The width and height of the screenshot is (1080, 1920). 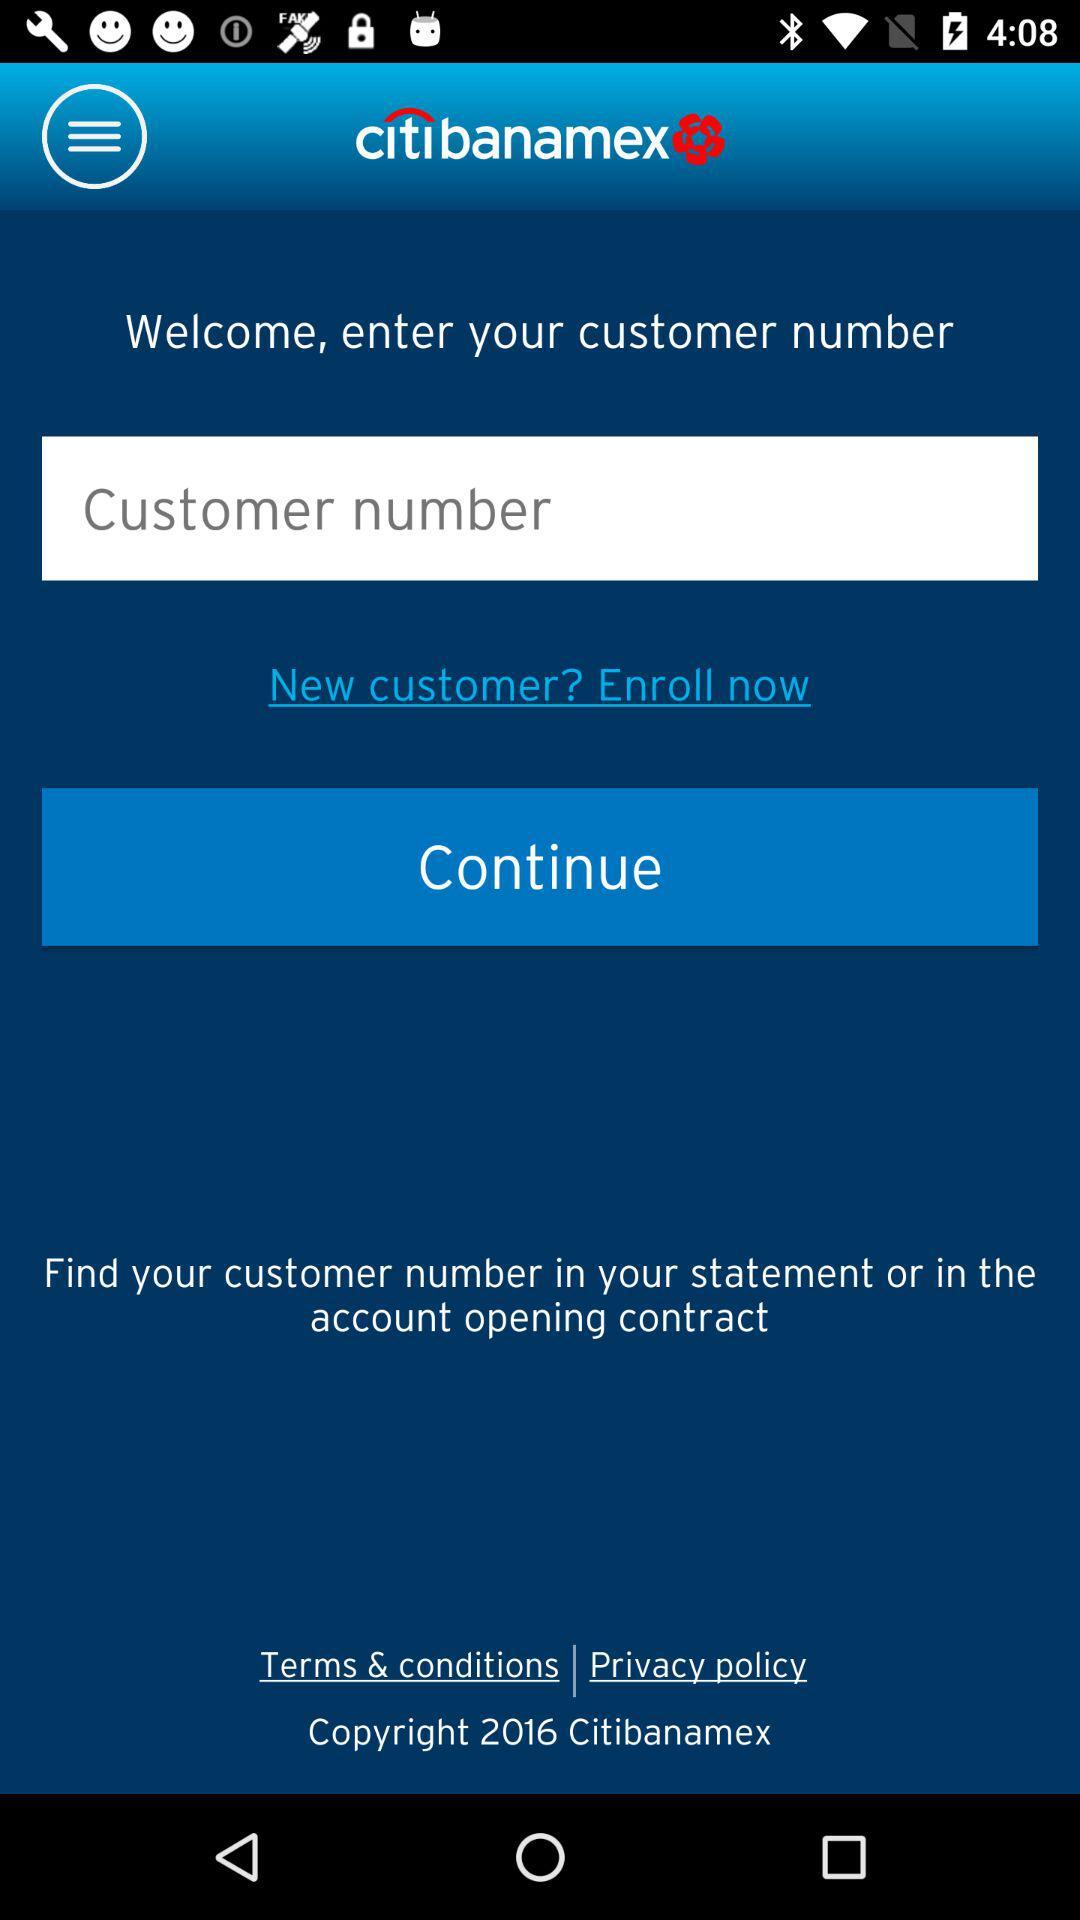 What do you see at coordinates (704, 1670) in the screenshot?
I see `icon below find your customer icon` at bounding box center [704, 1670].